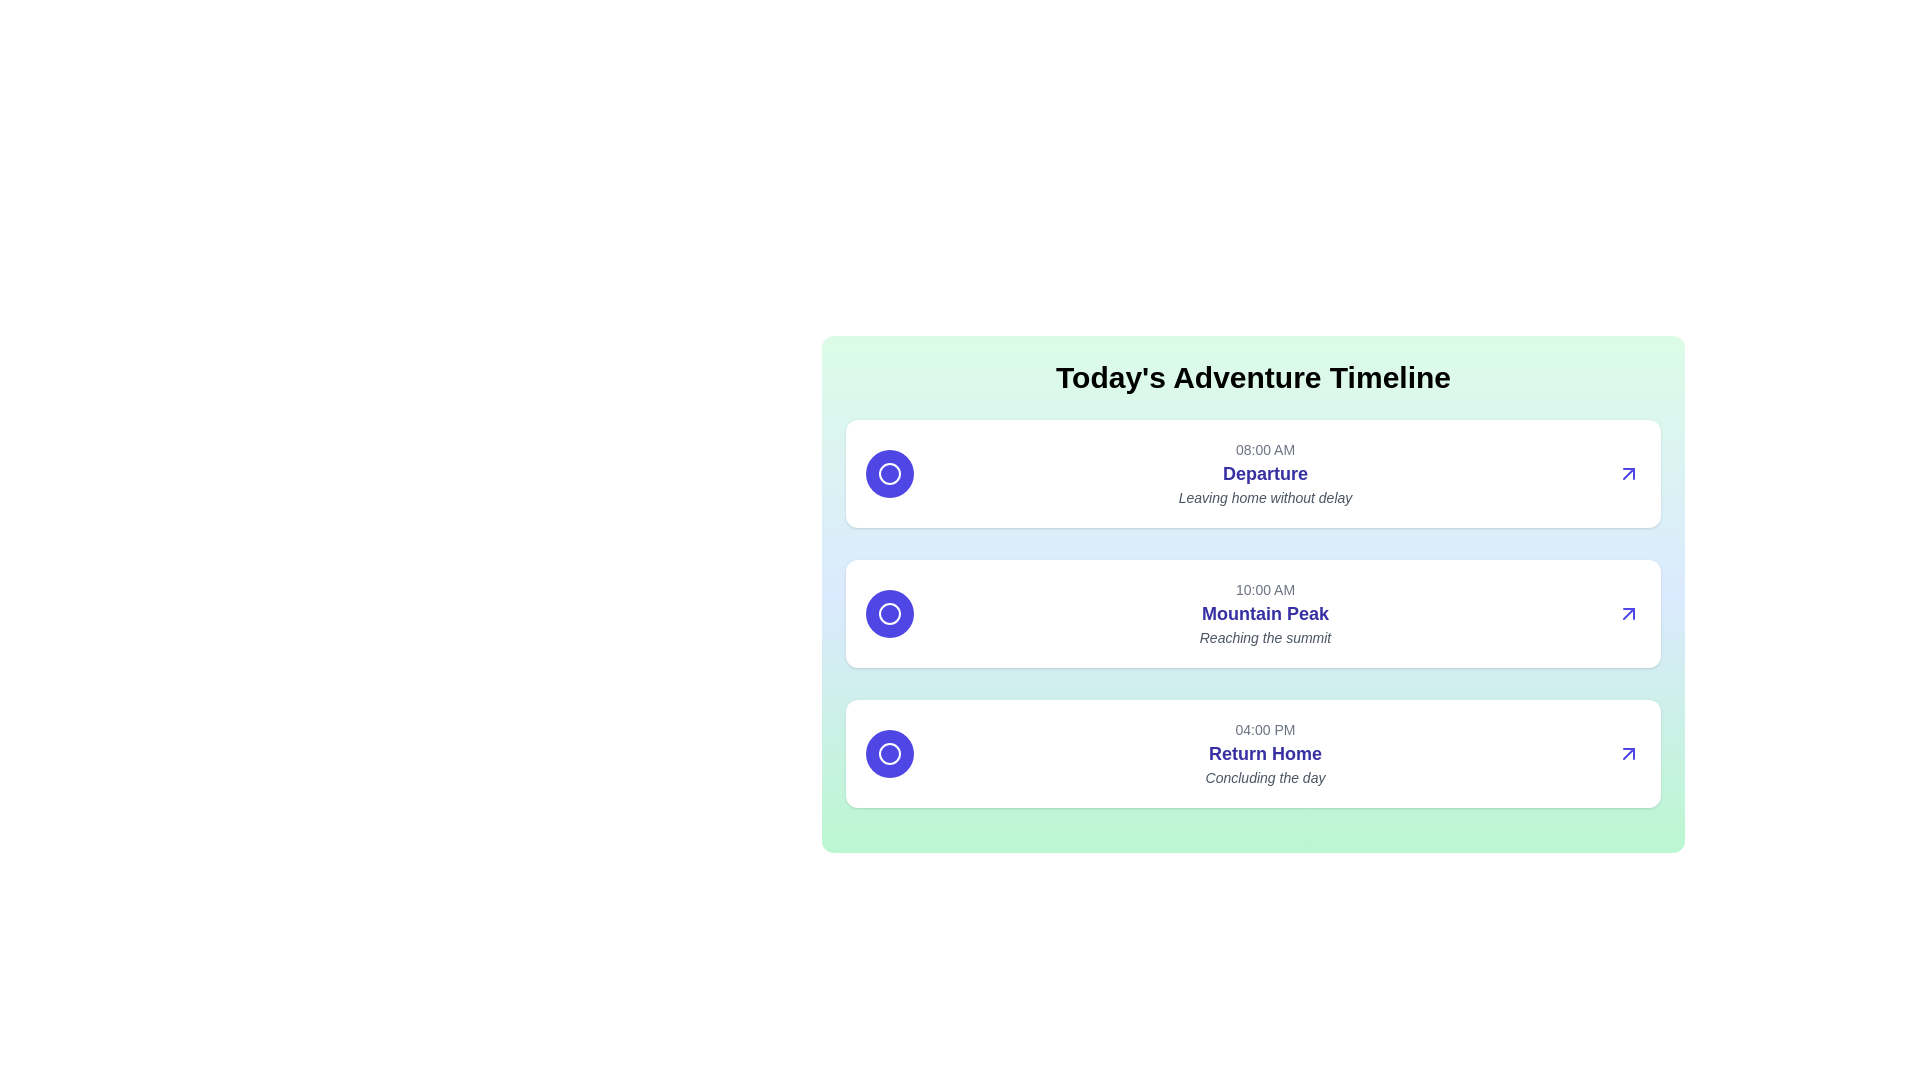 The width and height of the screenshot is (1920, 1080). What do you see at coordinates (1628, 612) in the screenshot?
I see `the indigo blue upward-right pointing arrow icon button located at the bottom-right corner of the '10:00 AM Mountain Peak' card` at bounding box center [1628, 612].